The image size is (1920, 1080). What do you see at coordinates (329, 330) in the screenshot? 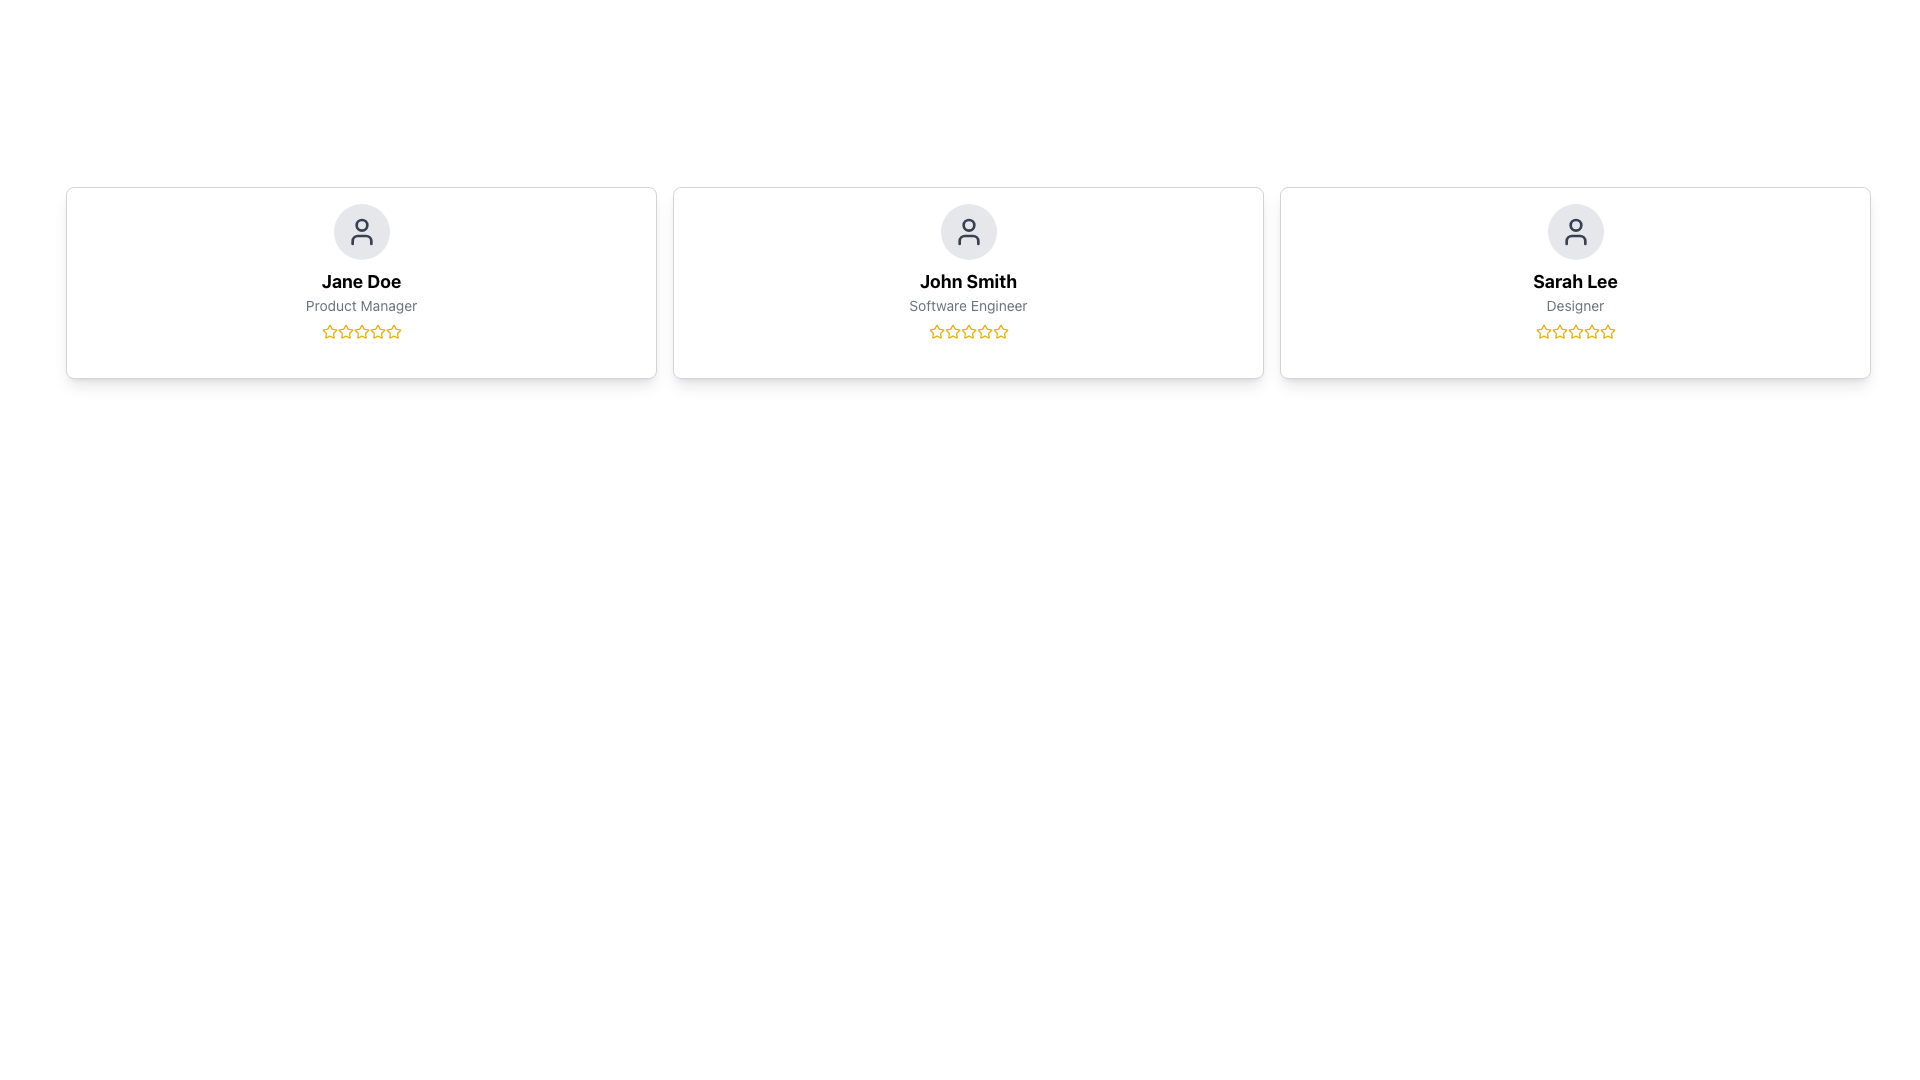
I see `the first star icon in the rating system located below the title 'Jane Doe' and 'Product Manager' in the leftmost card of the three cards` at bounding box center [329, 330].